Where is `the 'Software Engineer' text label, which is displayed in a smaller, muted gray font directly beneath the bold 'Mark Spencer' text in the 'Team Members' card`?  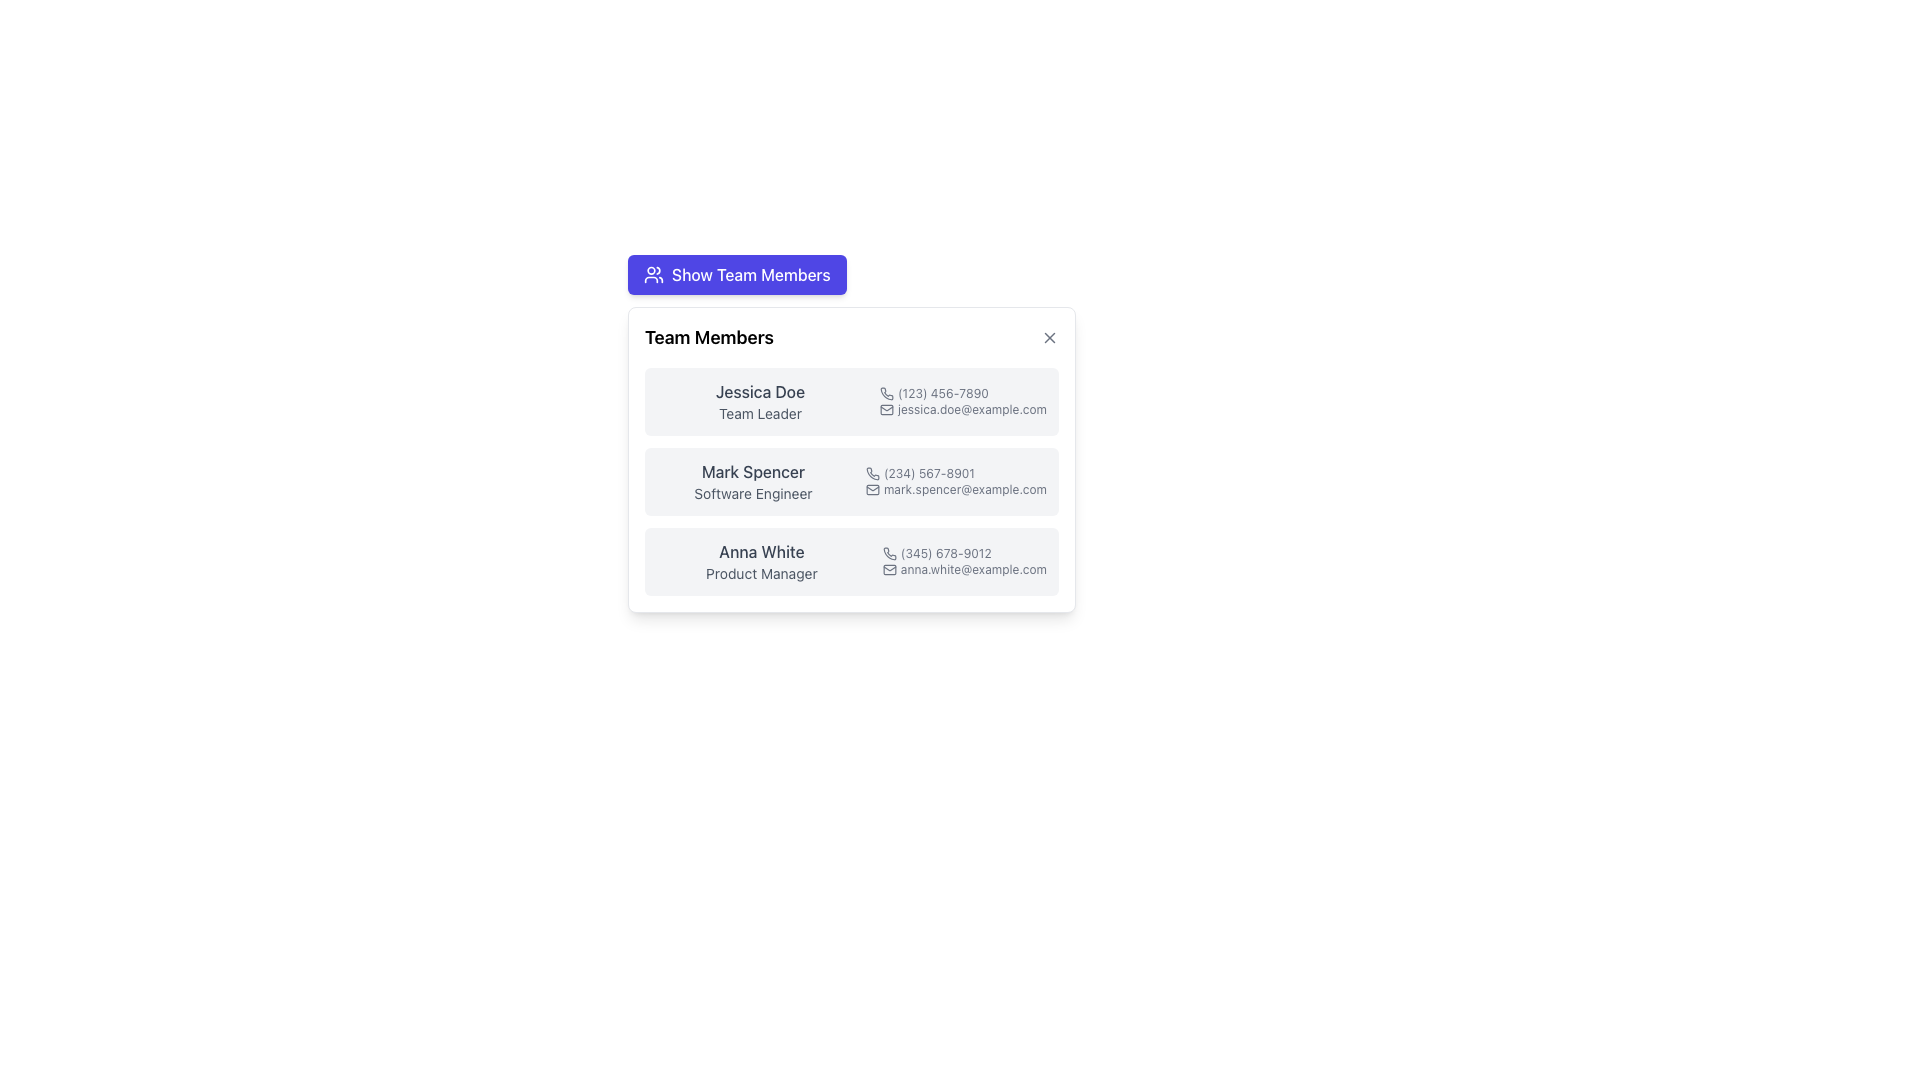 the 'Software Engineer' text label, which is displayed in a smaller, muted gray font directly beneath the bold 'Mark Spencer' text in the 'Team Members' card is located at coordinates (752, 493).